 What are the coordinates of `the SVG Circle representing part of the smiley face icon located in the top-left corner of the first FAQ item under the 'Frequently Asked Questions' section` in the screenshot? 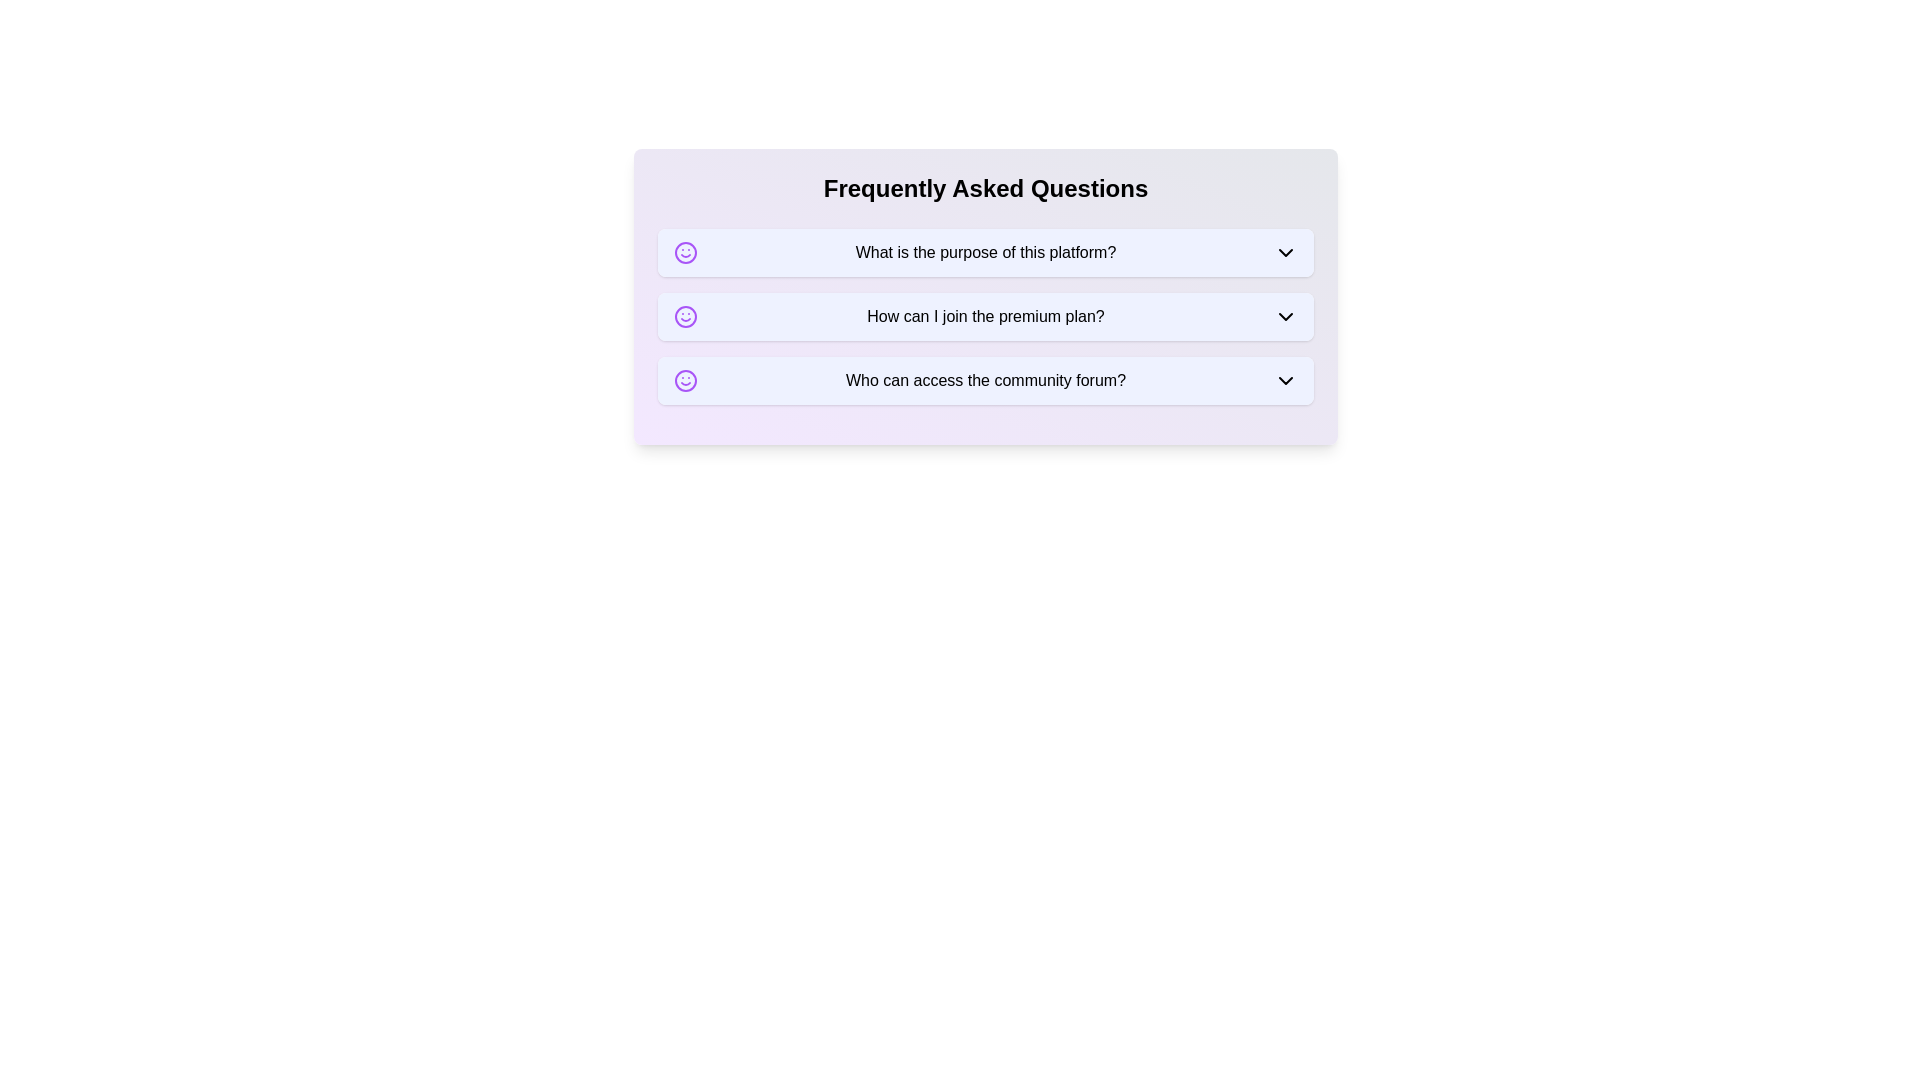 It's located at (686, 252).